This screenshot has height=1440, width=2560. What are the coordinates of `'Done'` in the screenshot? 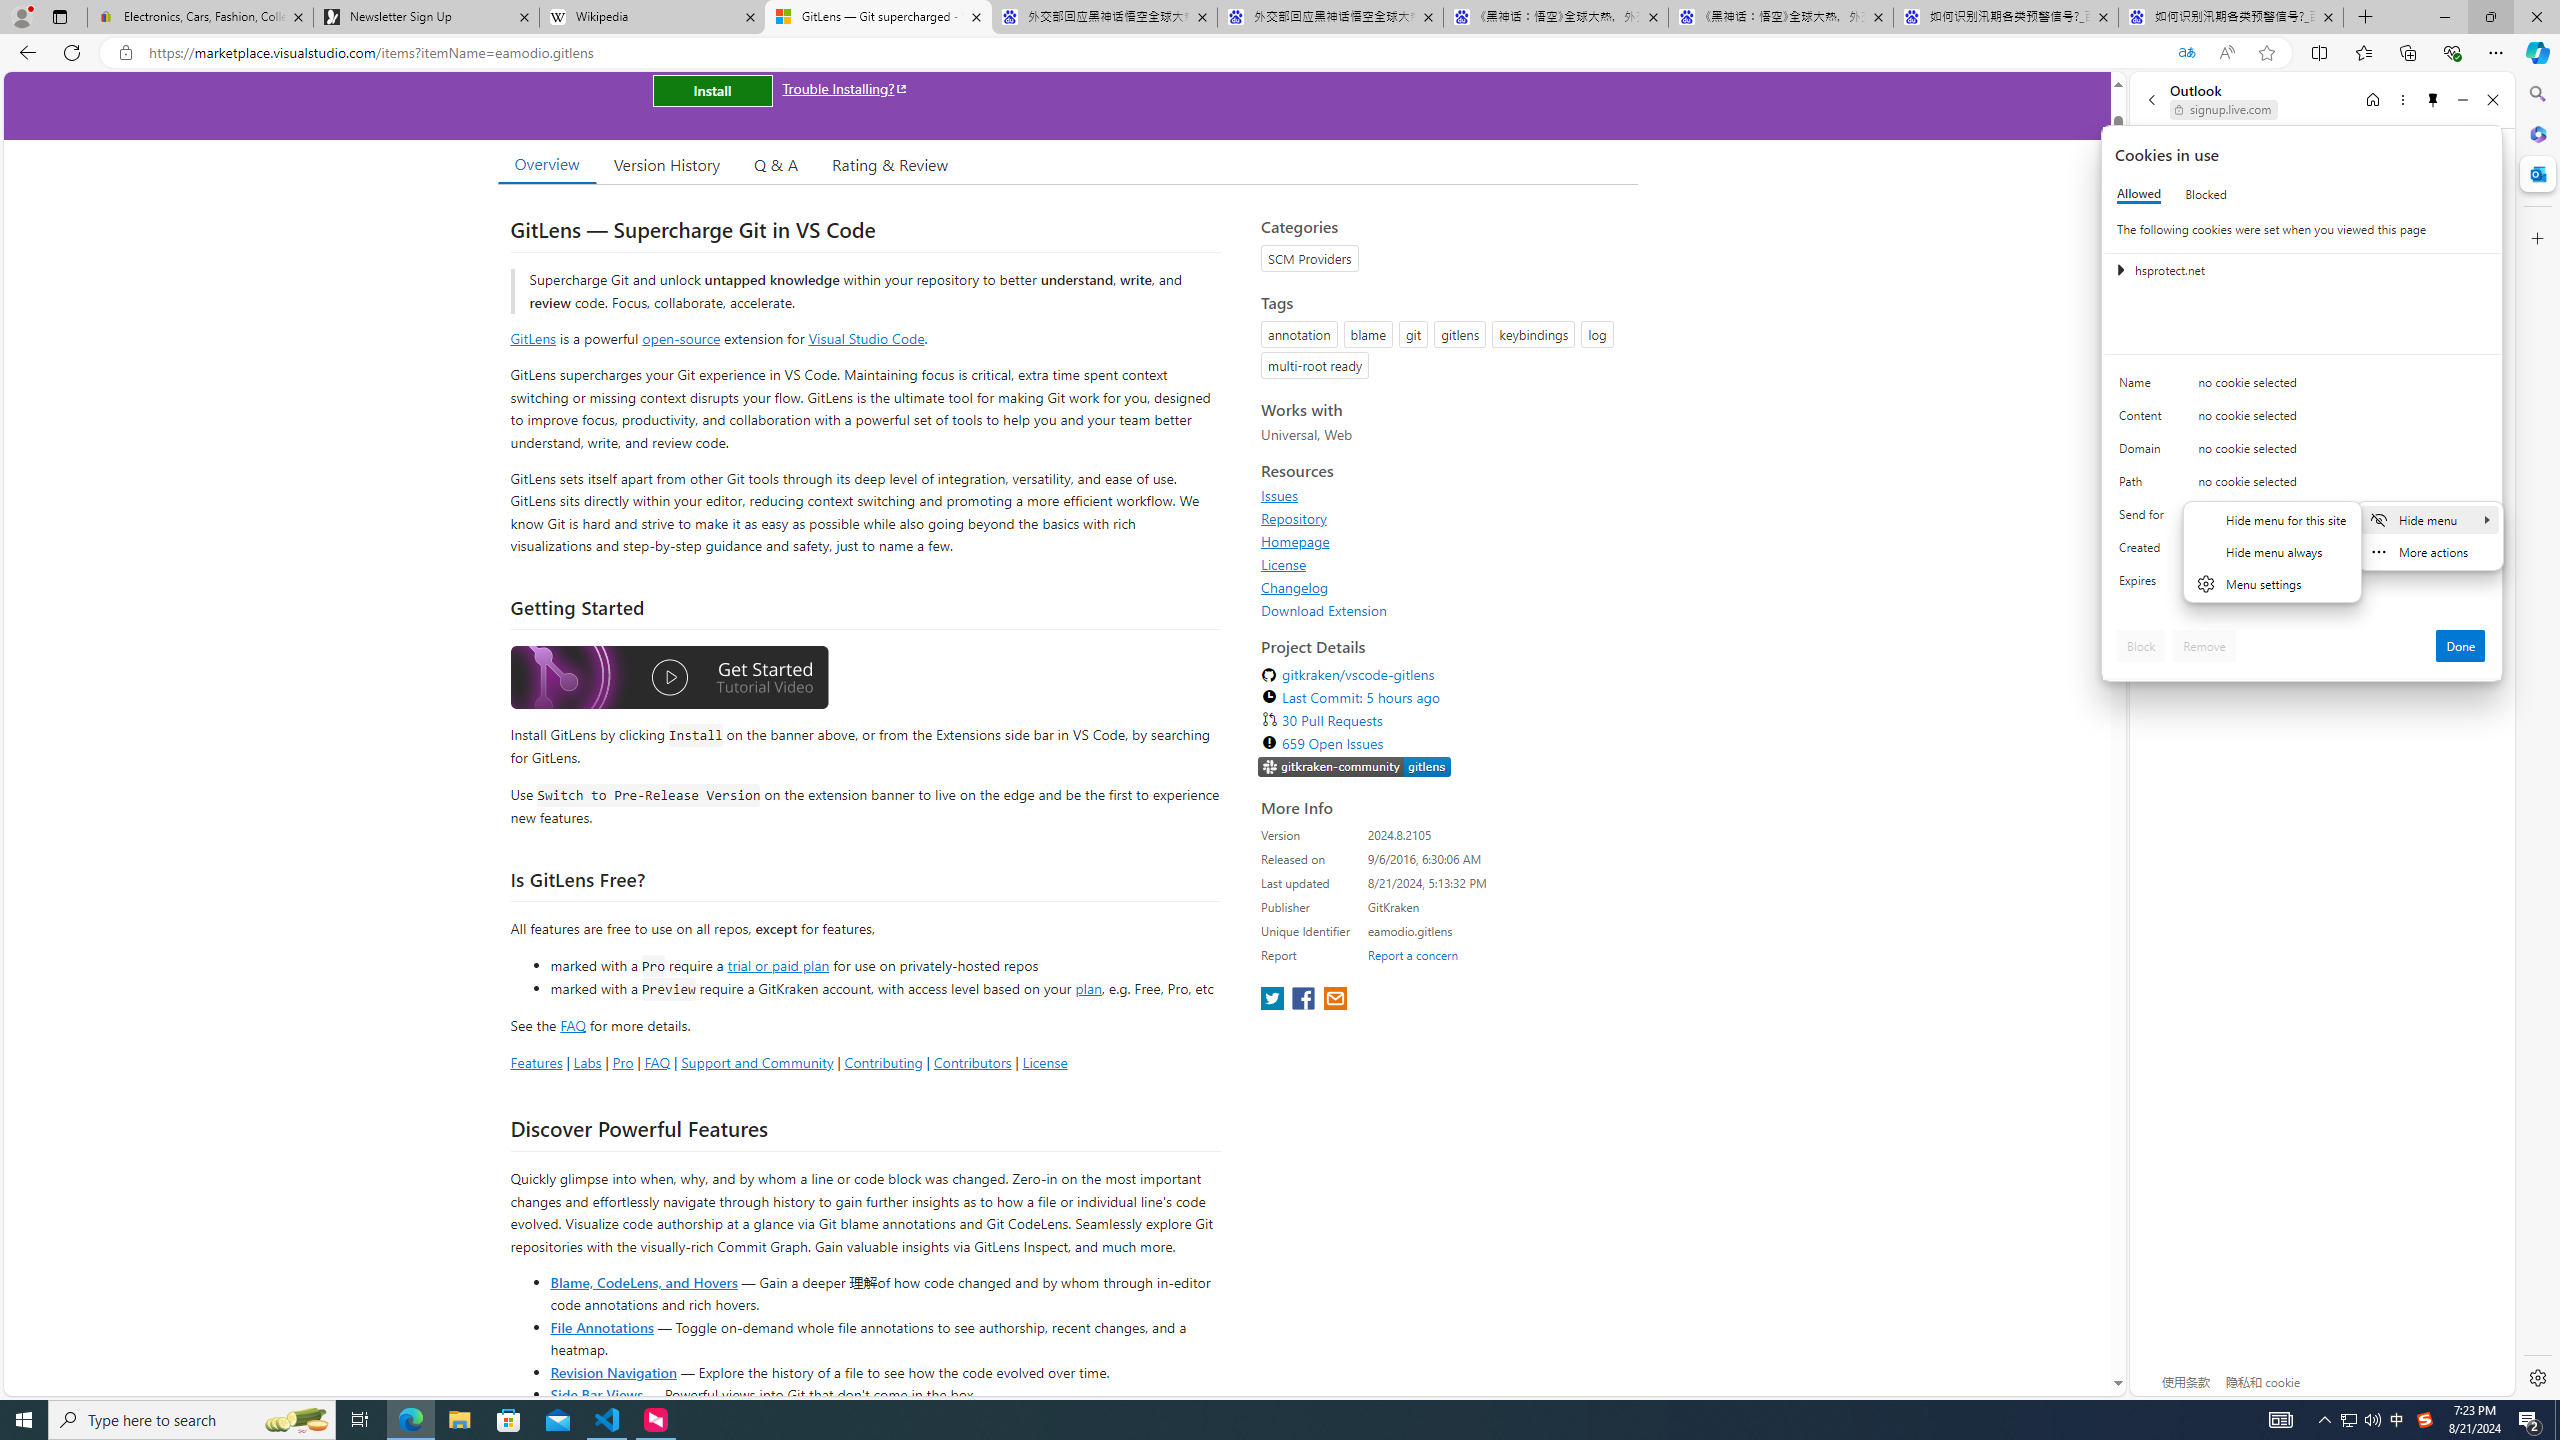 It's located at (2461, 646).